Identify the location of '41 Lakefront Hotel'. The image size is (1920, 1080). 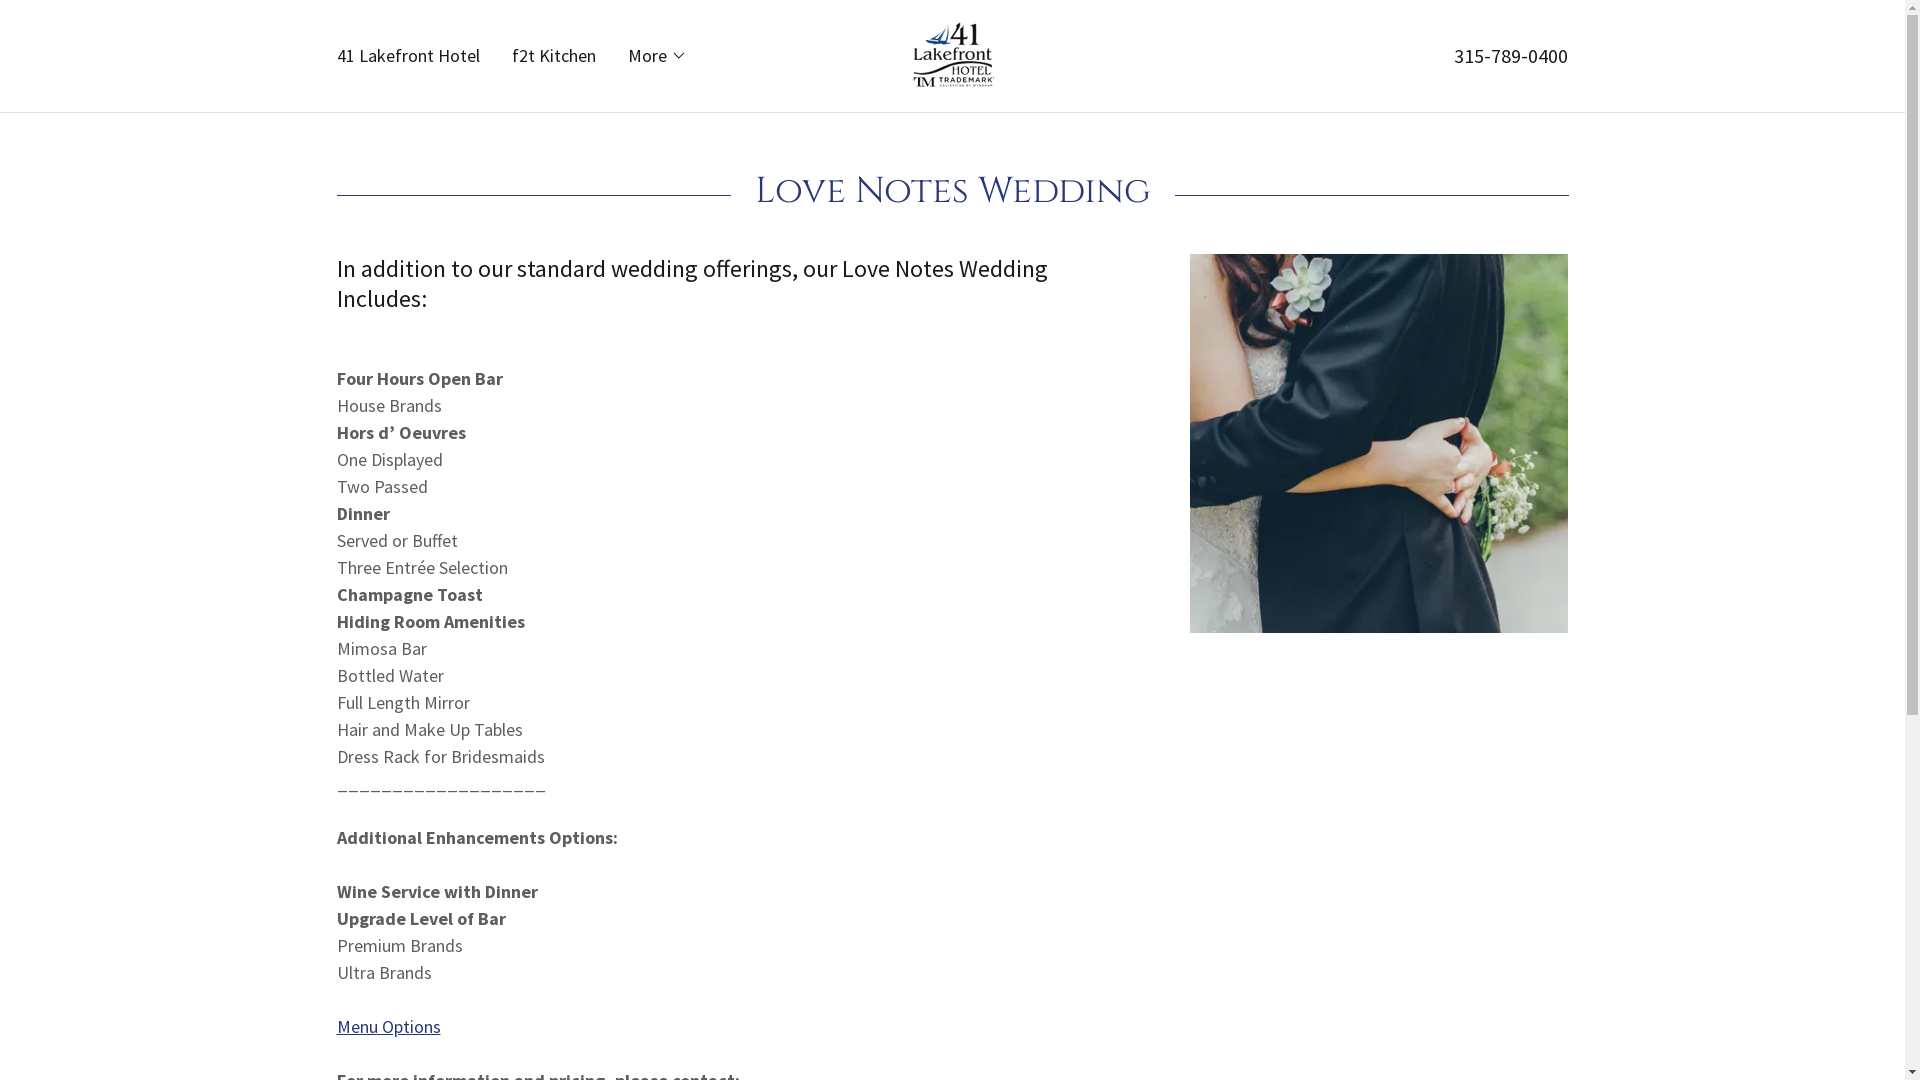
(331, 55).